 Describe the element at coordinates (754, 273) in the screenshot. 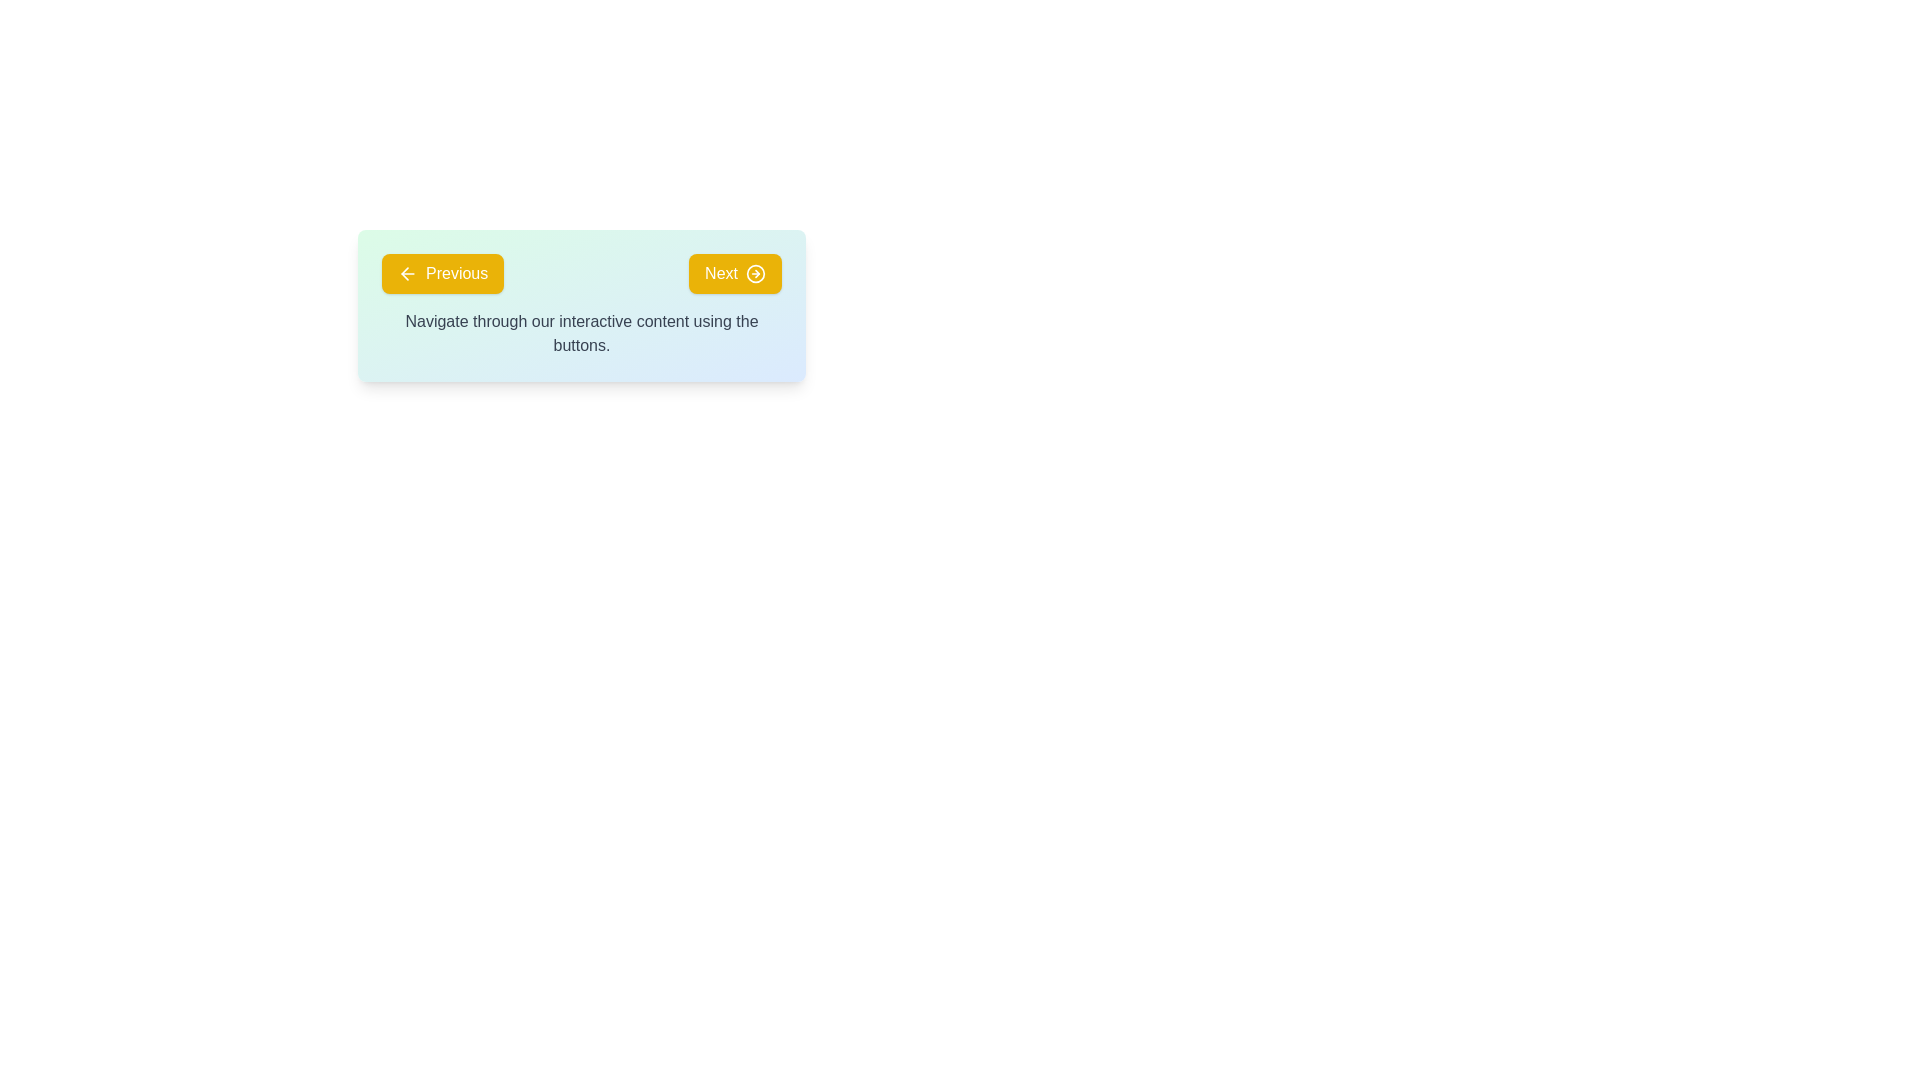

I see `the circle with arrow icon` at that location.